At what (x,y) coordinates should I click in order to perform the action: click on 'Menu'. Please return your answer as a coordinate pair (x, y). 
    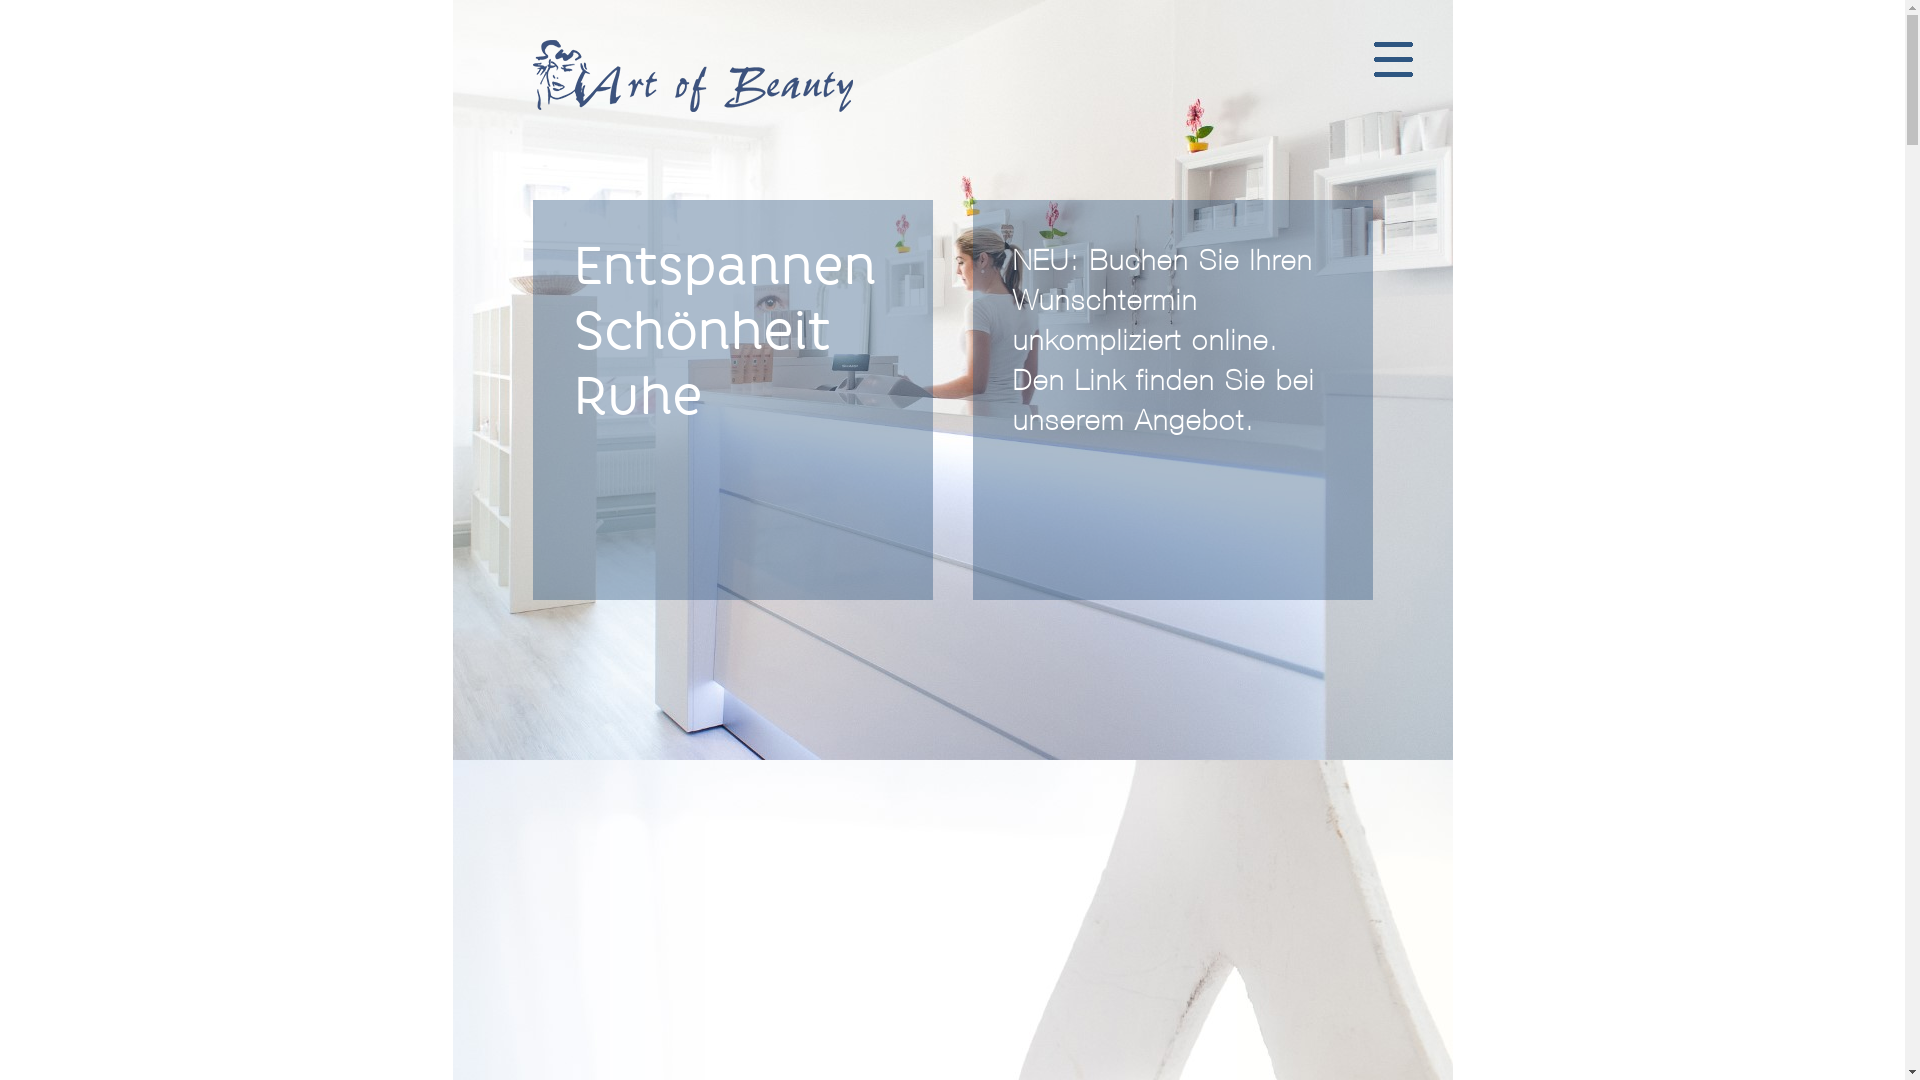
    Looking at the image, I should click on (1392, 58).